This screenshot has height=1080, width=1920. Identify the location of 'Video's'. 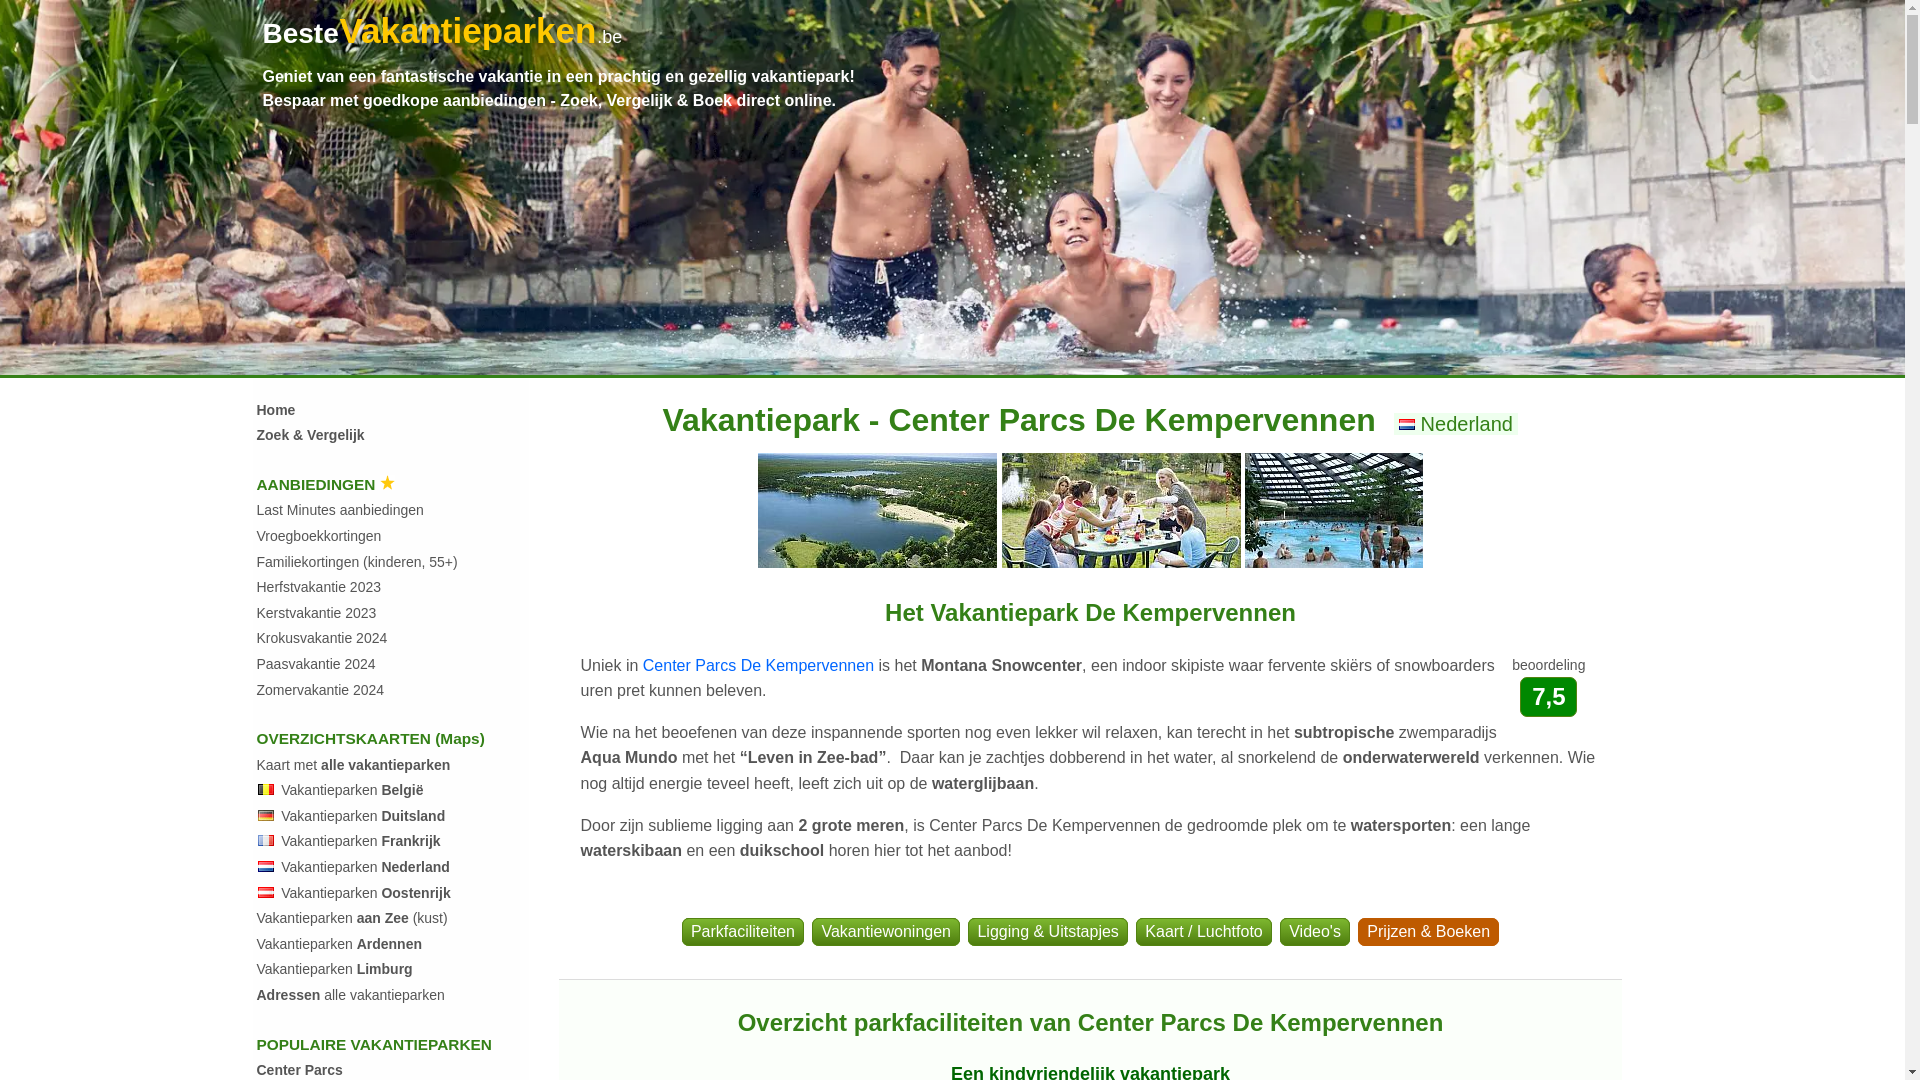
(1315, 932).